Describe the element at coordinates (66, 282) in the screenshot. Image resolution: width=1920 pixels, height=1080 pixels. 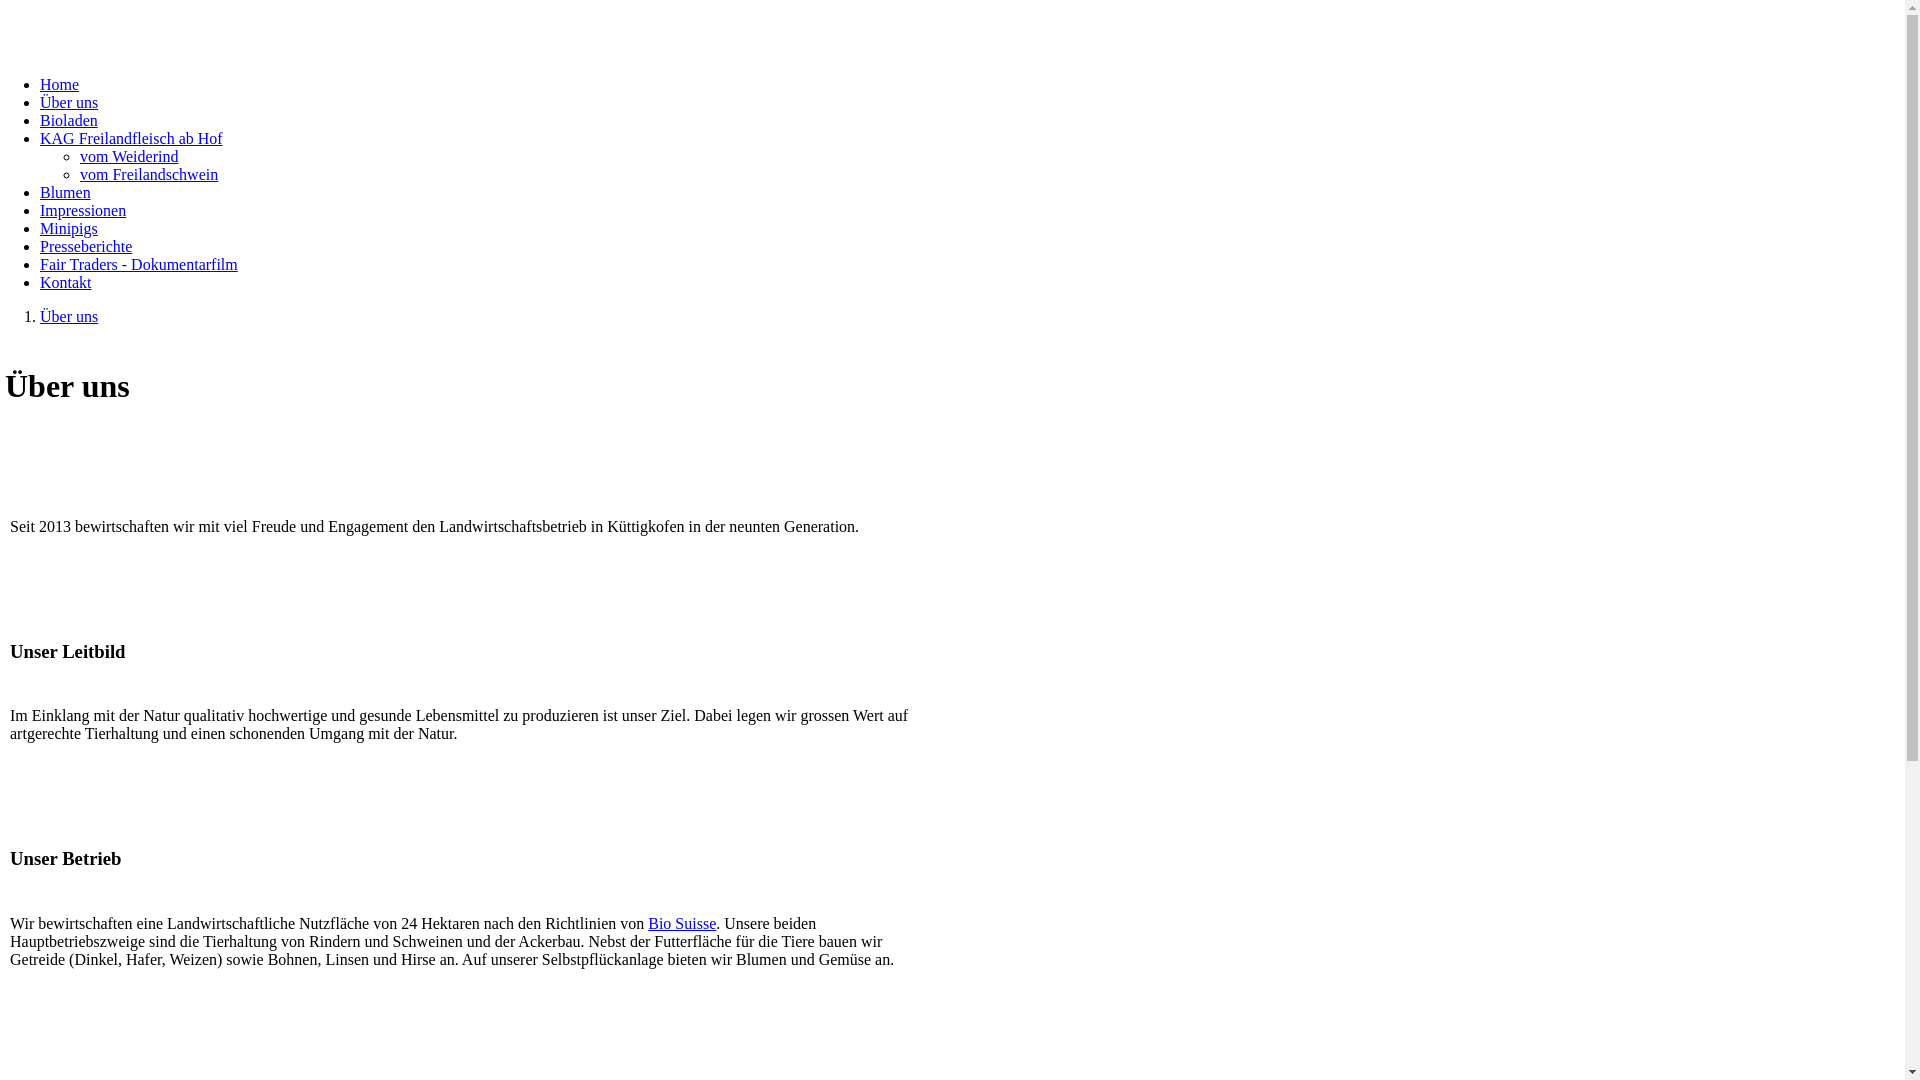
I see `'Kontakt'` at that location.